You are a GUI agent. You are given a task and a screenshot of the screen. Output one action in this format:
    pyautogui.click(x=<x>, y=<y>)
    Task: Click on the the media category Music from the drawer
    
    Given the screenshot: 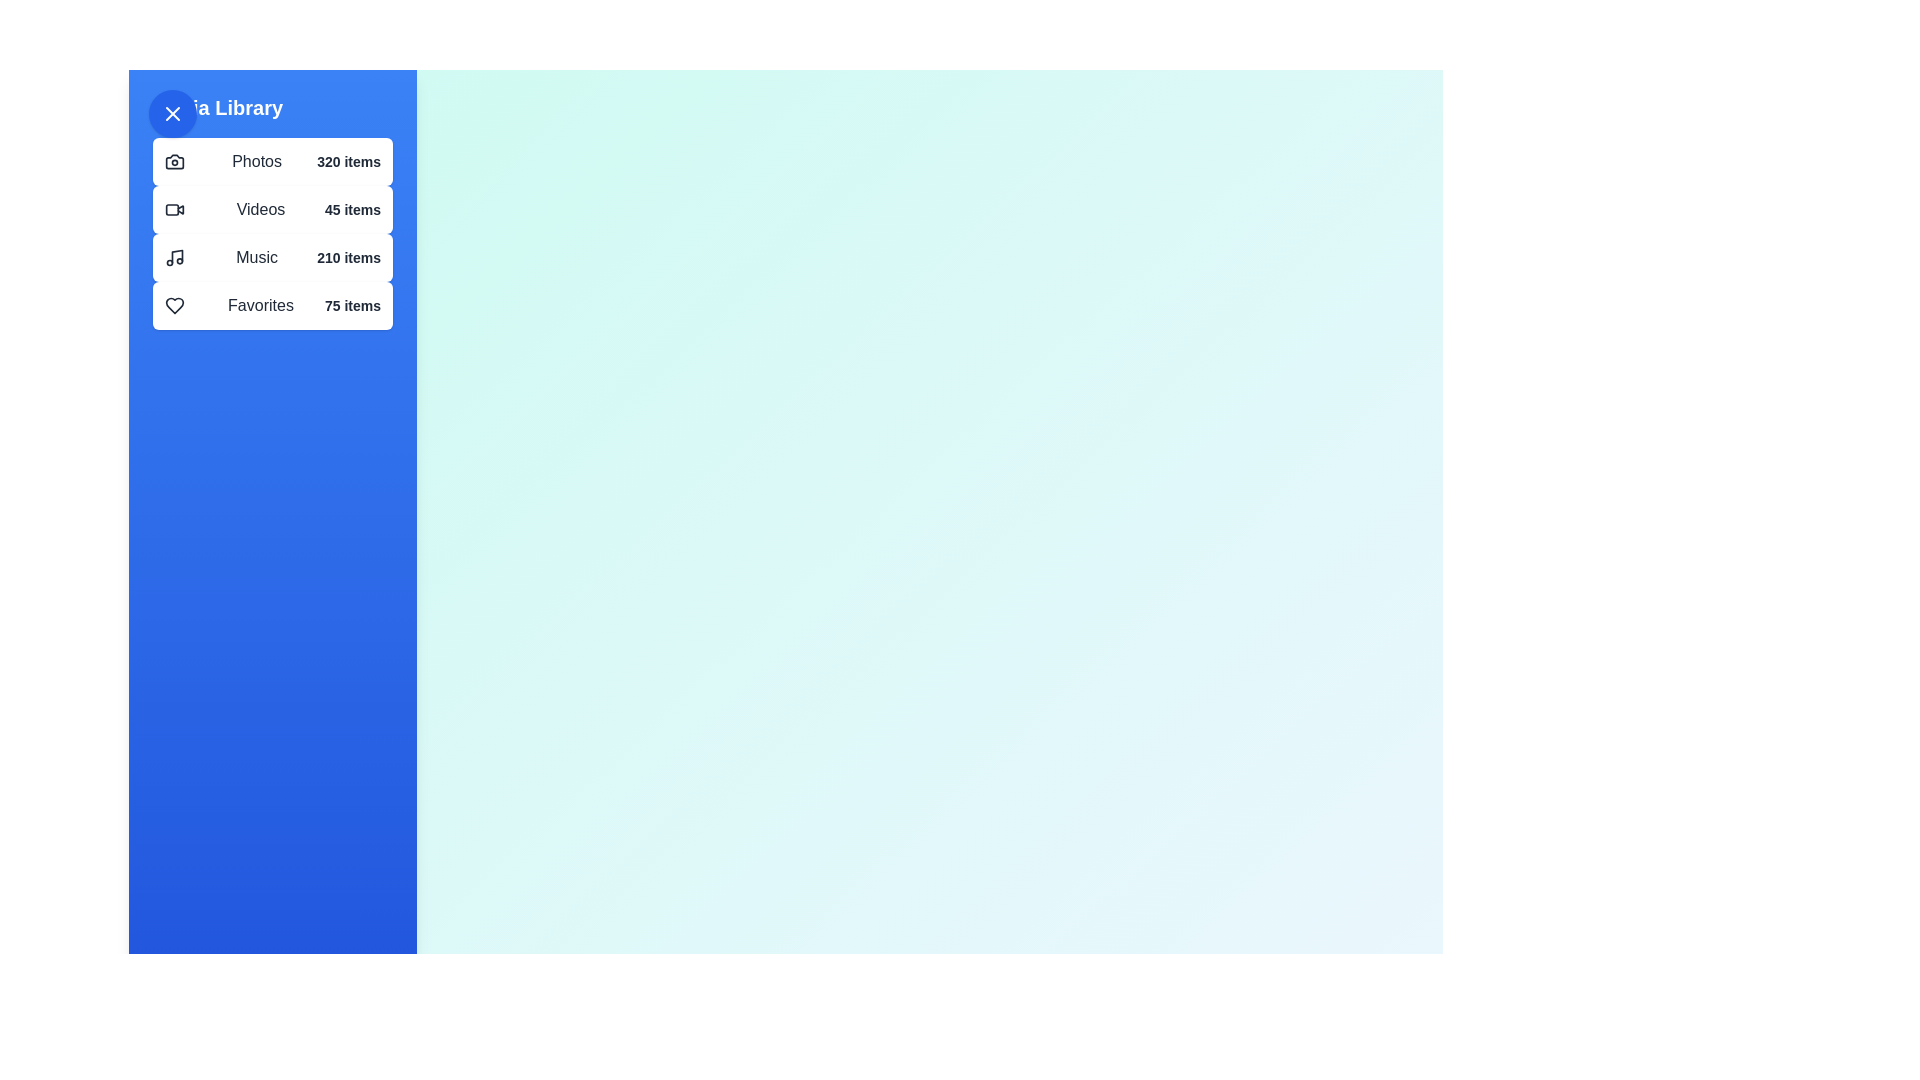 What is the action you would take?
    pyautogui.click(x=272, y=257)
    